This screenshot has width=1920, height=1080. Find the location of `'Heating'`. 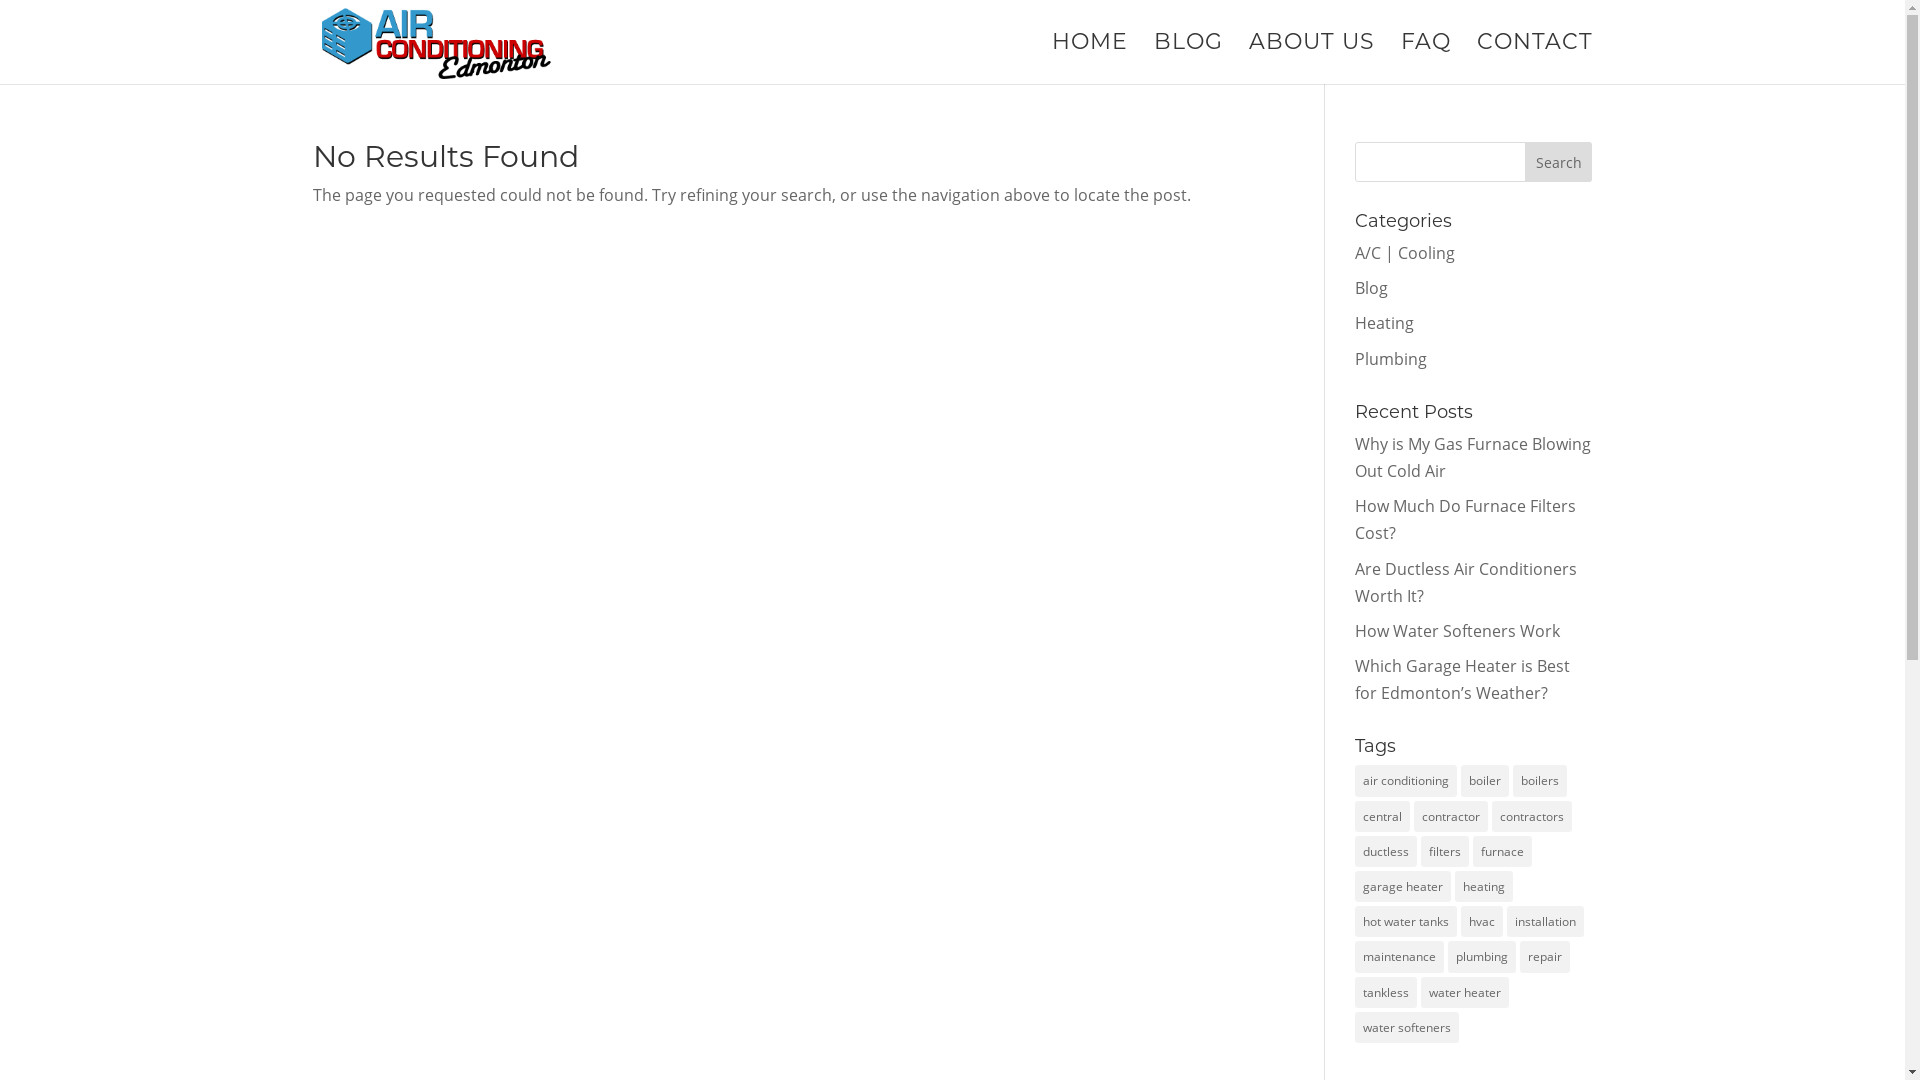

'Heating' is located at coordinates (1354, 322).